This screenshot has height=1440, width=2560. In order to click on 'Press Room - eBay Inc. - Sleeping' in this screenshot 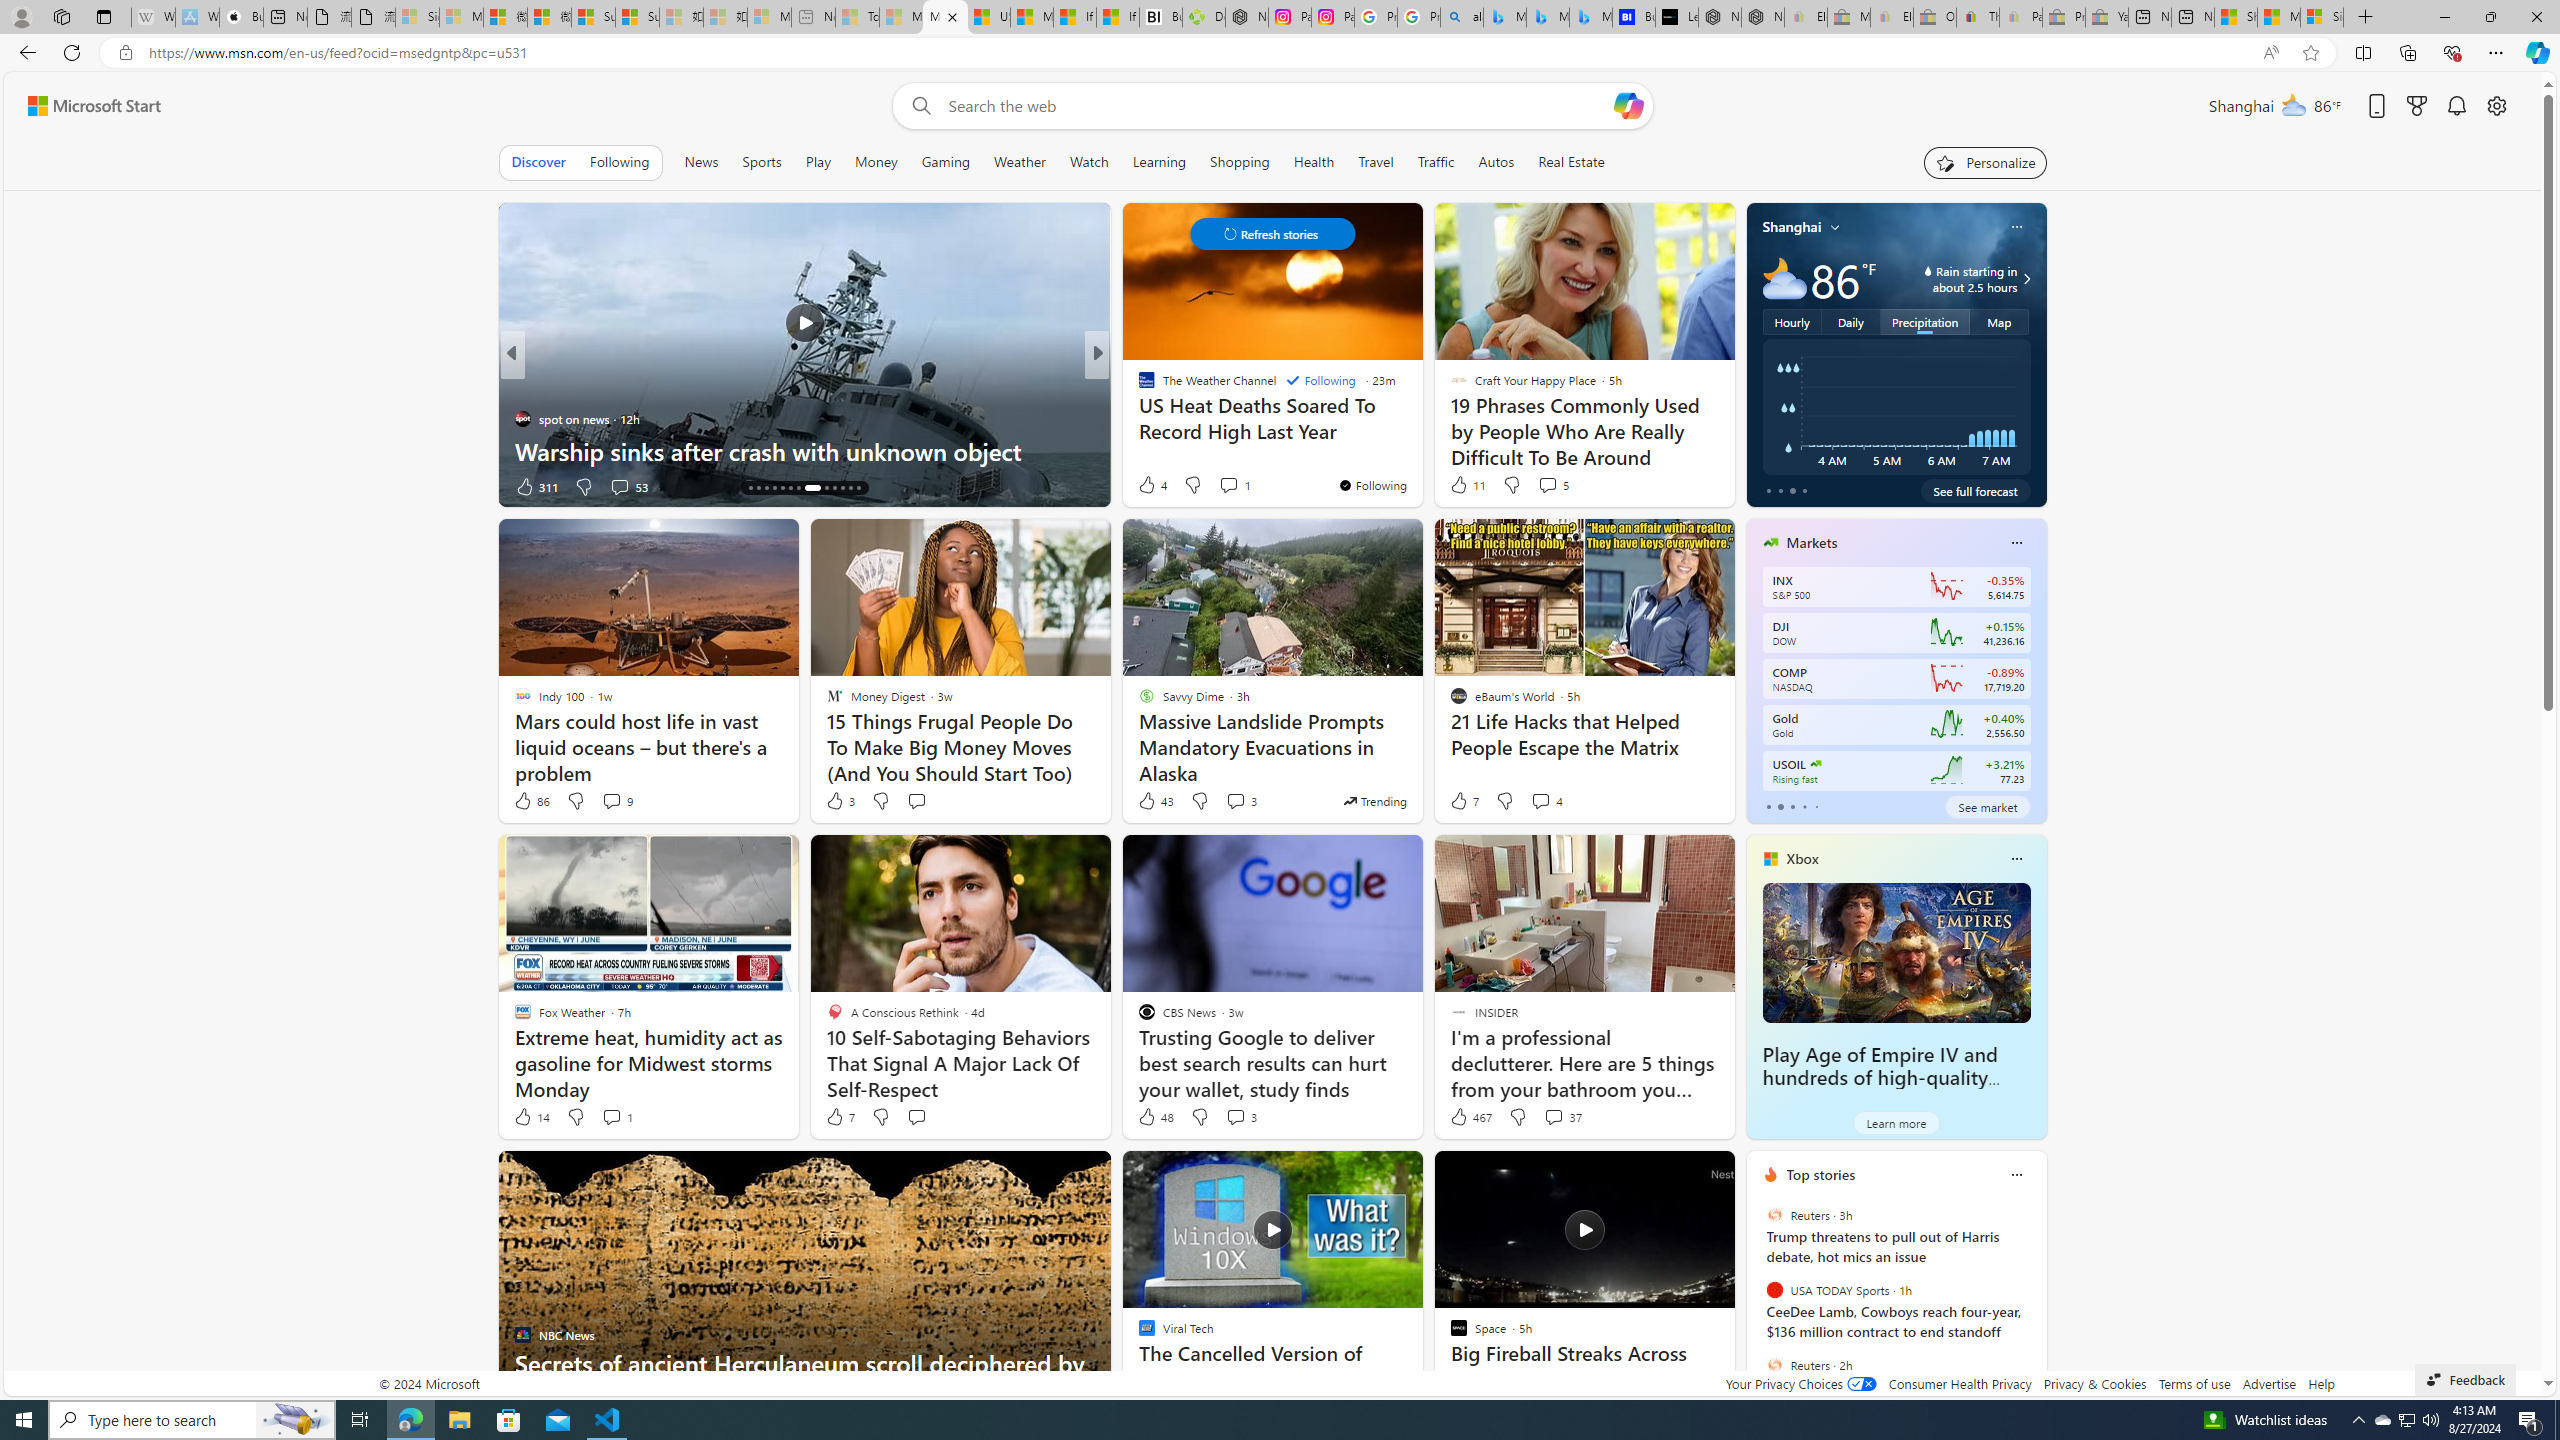, I will do `click(2063, 16)`.